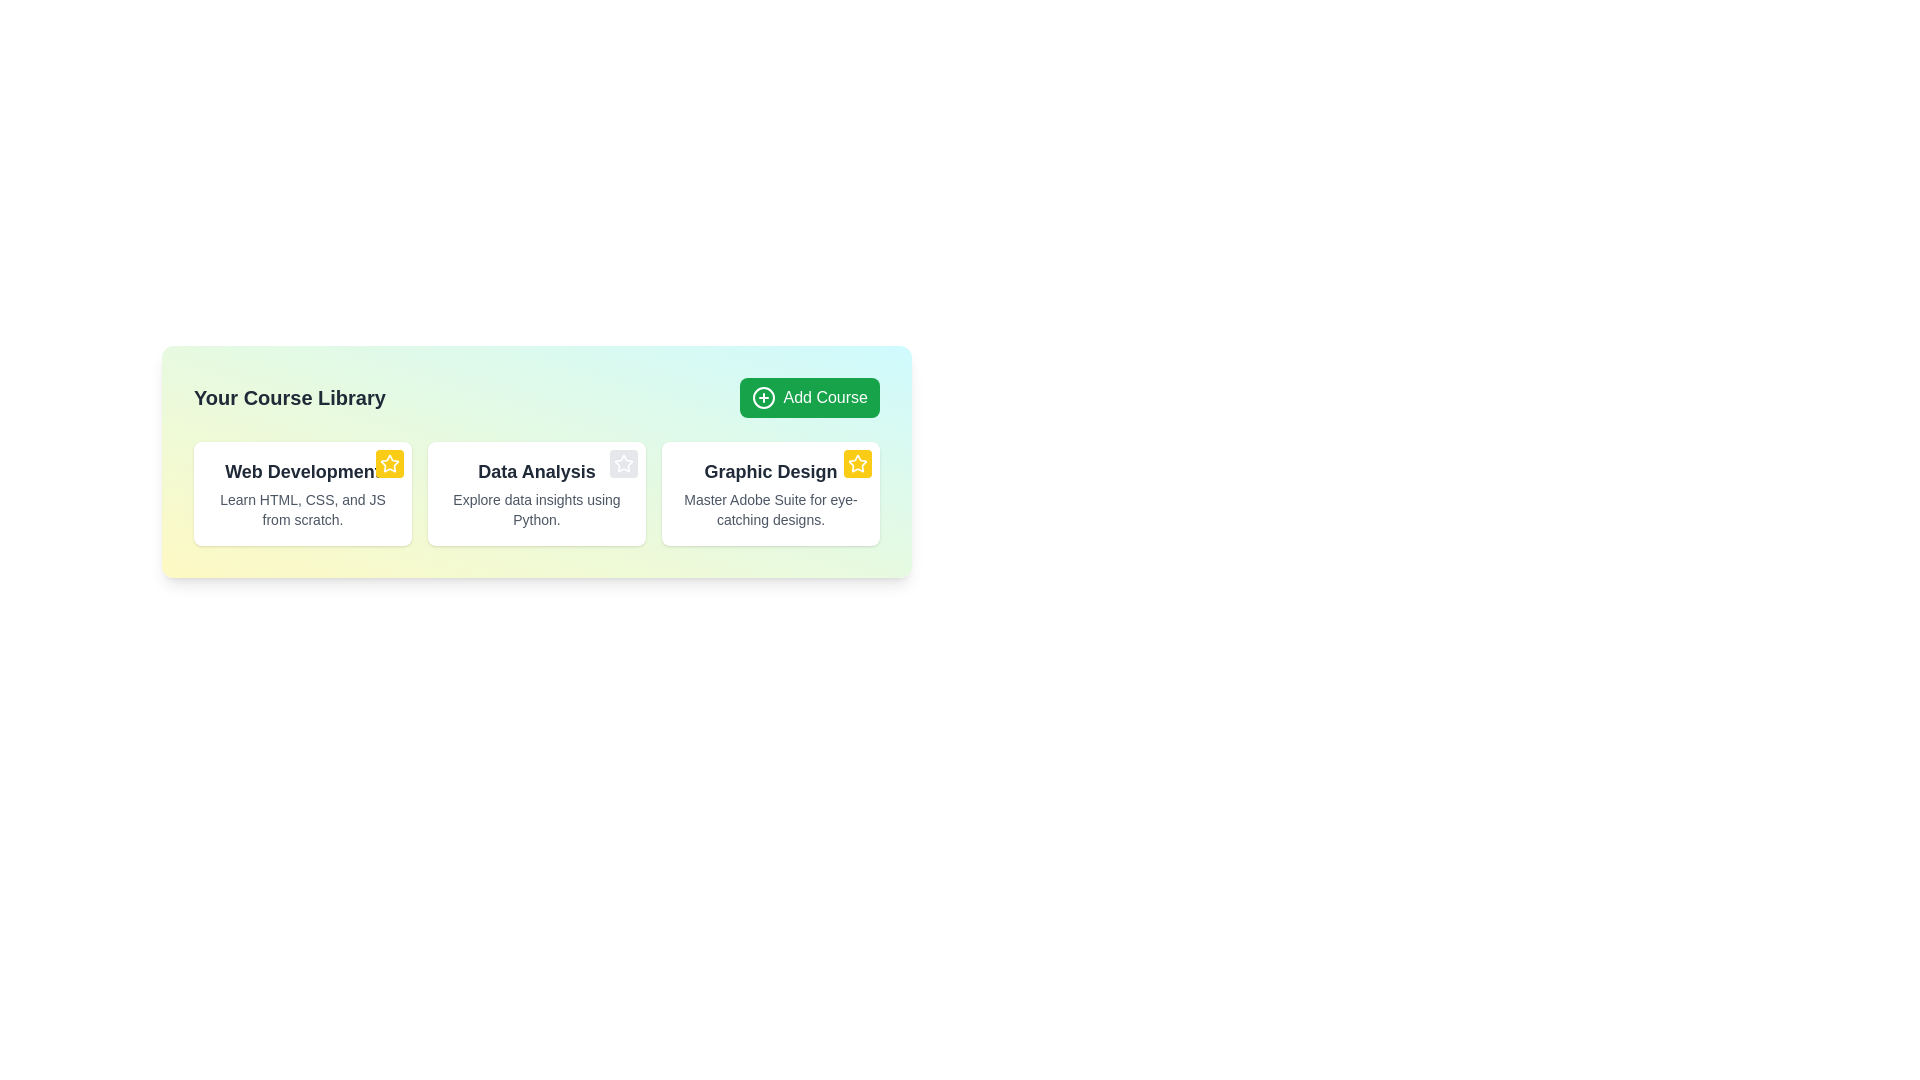 The height and width of the screenshot is (1080, 1920). Describe the element at coordinates (537, 471) in the screenshot. I see `the title text label for the 'Data Analysis' card, which is centrally positioned within the second card of a group of three cards` at that location.